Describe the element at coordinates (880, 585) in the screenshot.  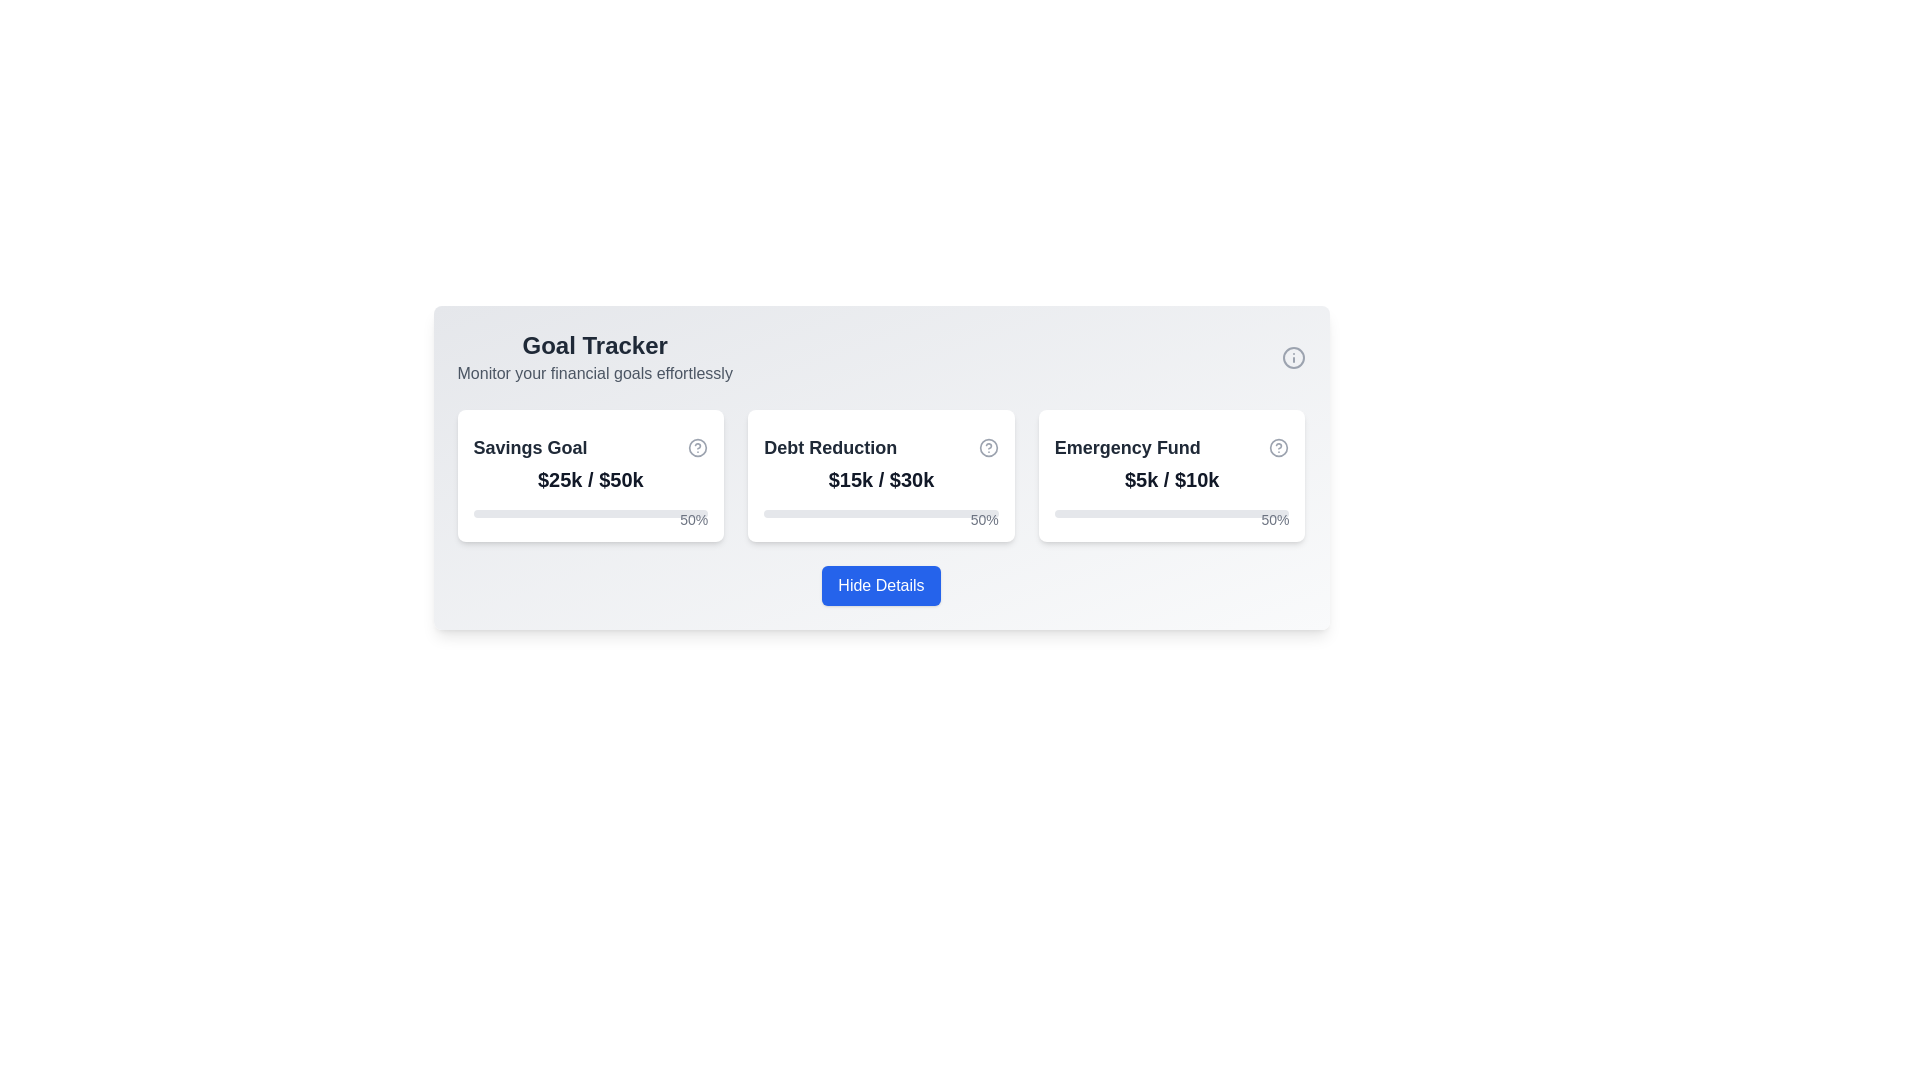
I see `the 'Hide Details' button, which is a rectangular button with rounded corners, solid blue background, and white text, positioned below the financial cards` at that location.